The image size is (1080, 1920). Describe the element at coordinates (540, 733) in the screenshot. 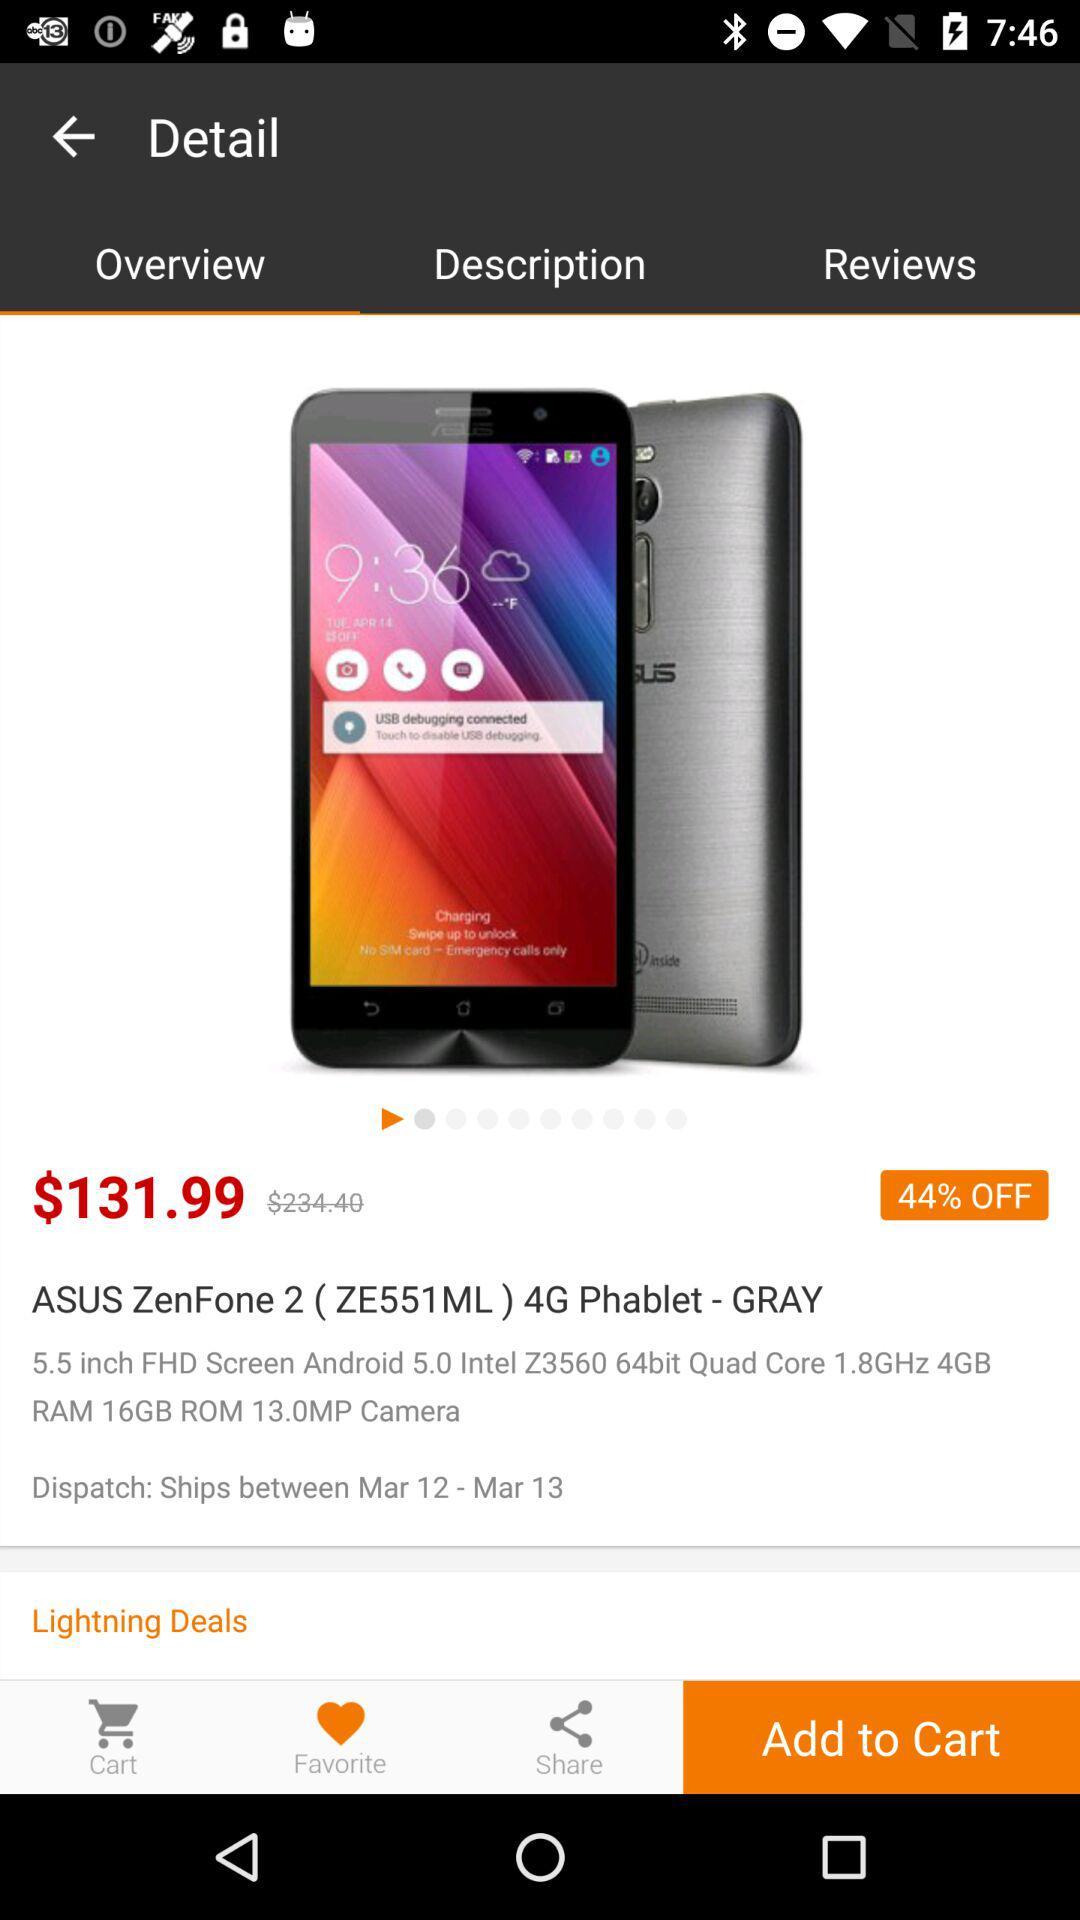

I see `display space of the mobile searched` at that location.